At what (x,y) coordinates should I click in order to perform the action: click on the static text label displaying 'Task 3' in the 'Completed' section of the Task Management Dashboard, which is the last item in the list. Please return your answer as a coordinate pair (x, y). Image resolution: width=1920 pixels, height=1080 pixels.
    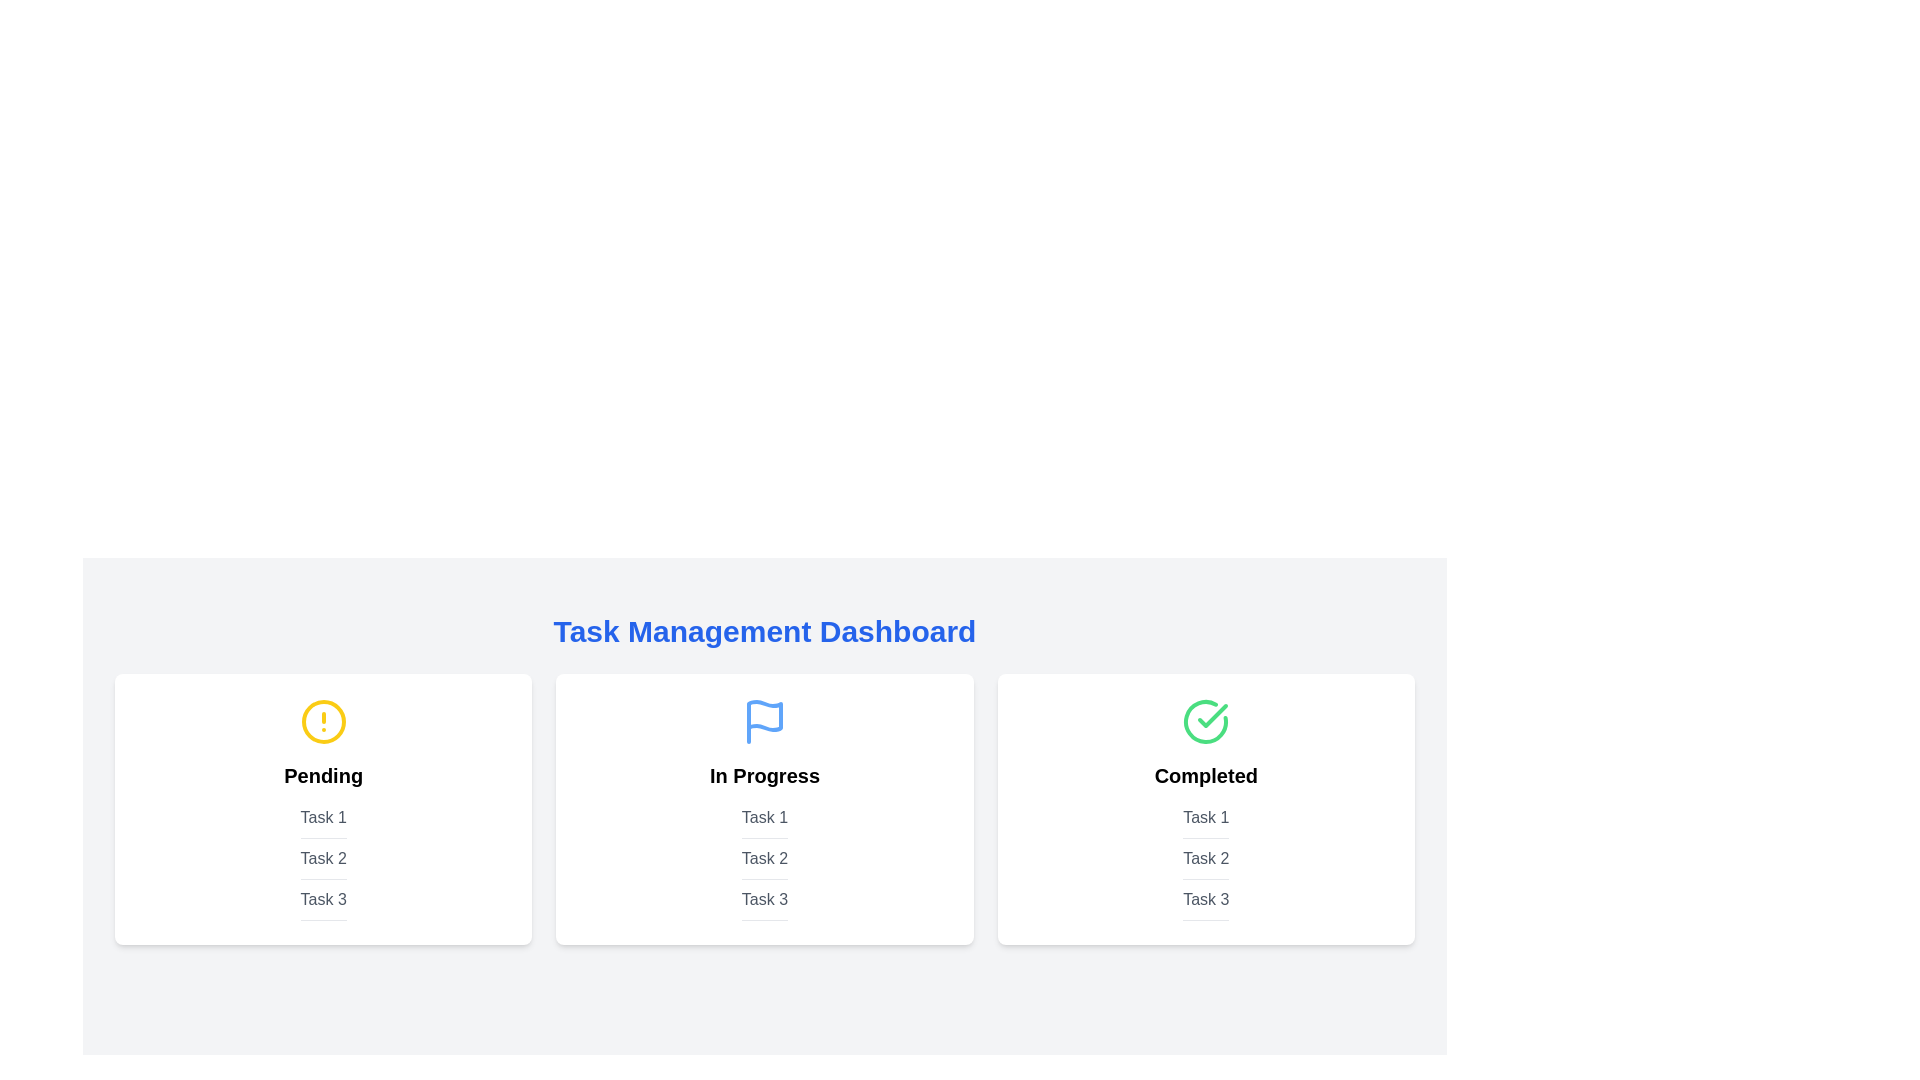
    Looking at the image, I should click on (1205, 904).